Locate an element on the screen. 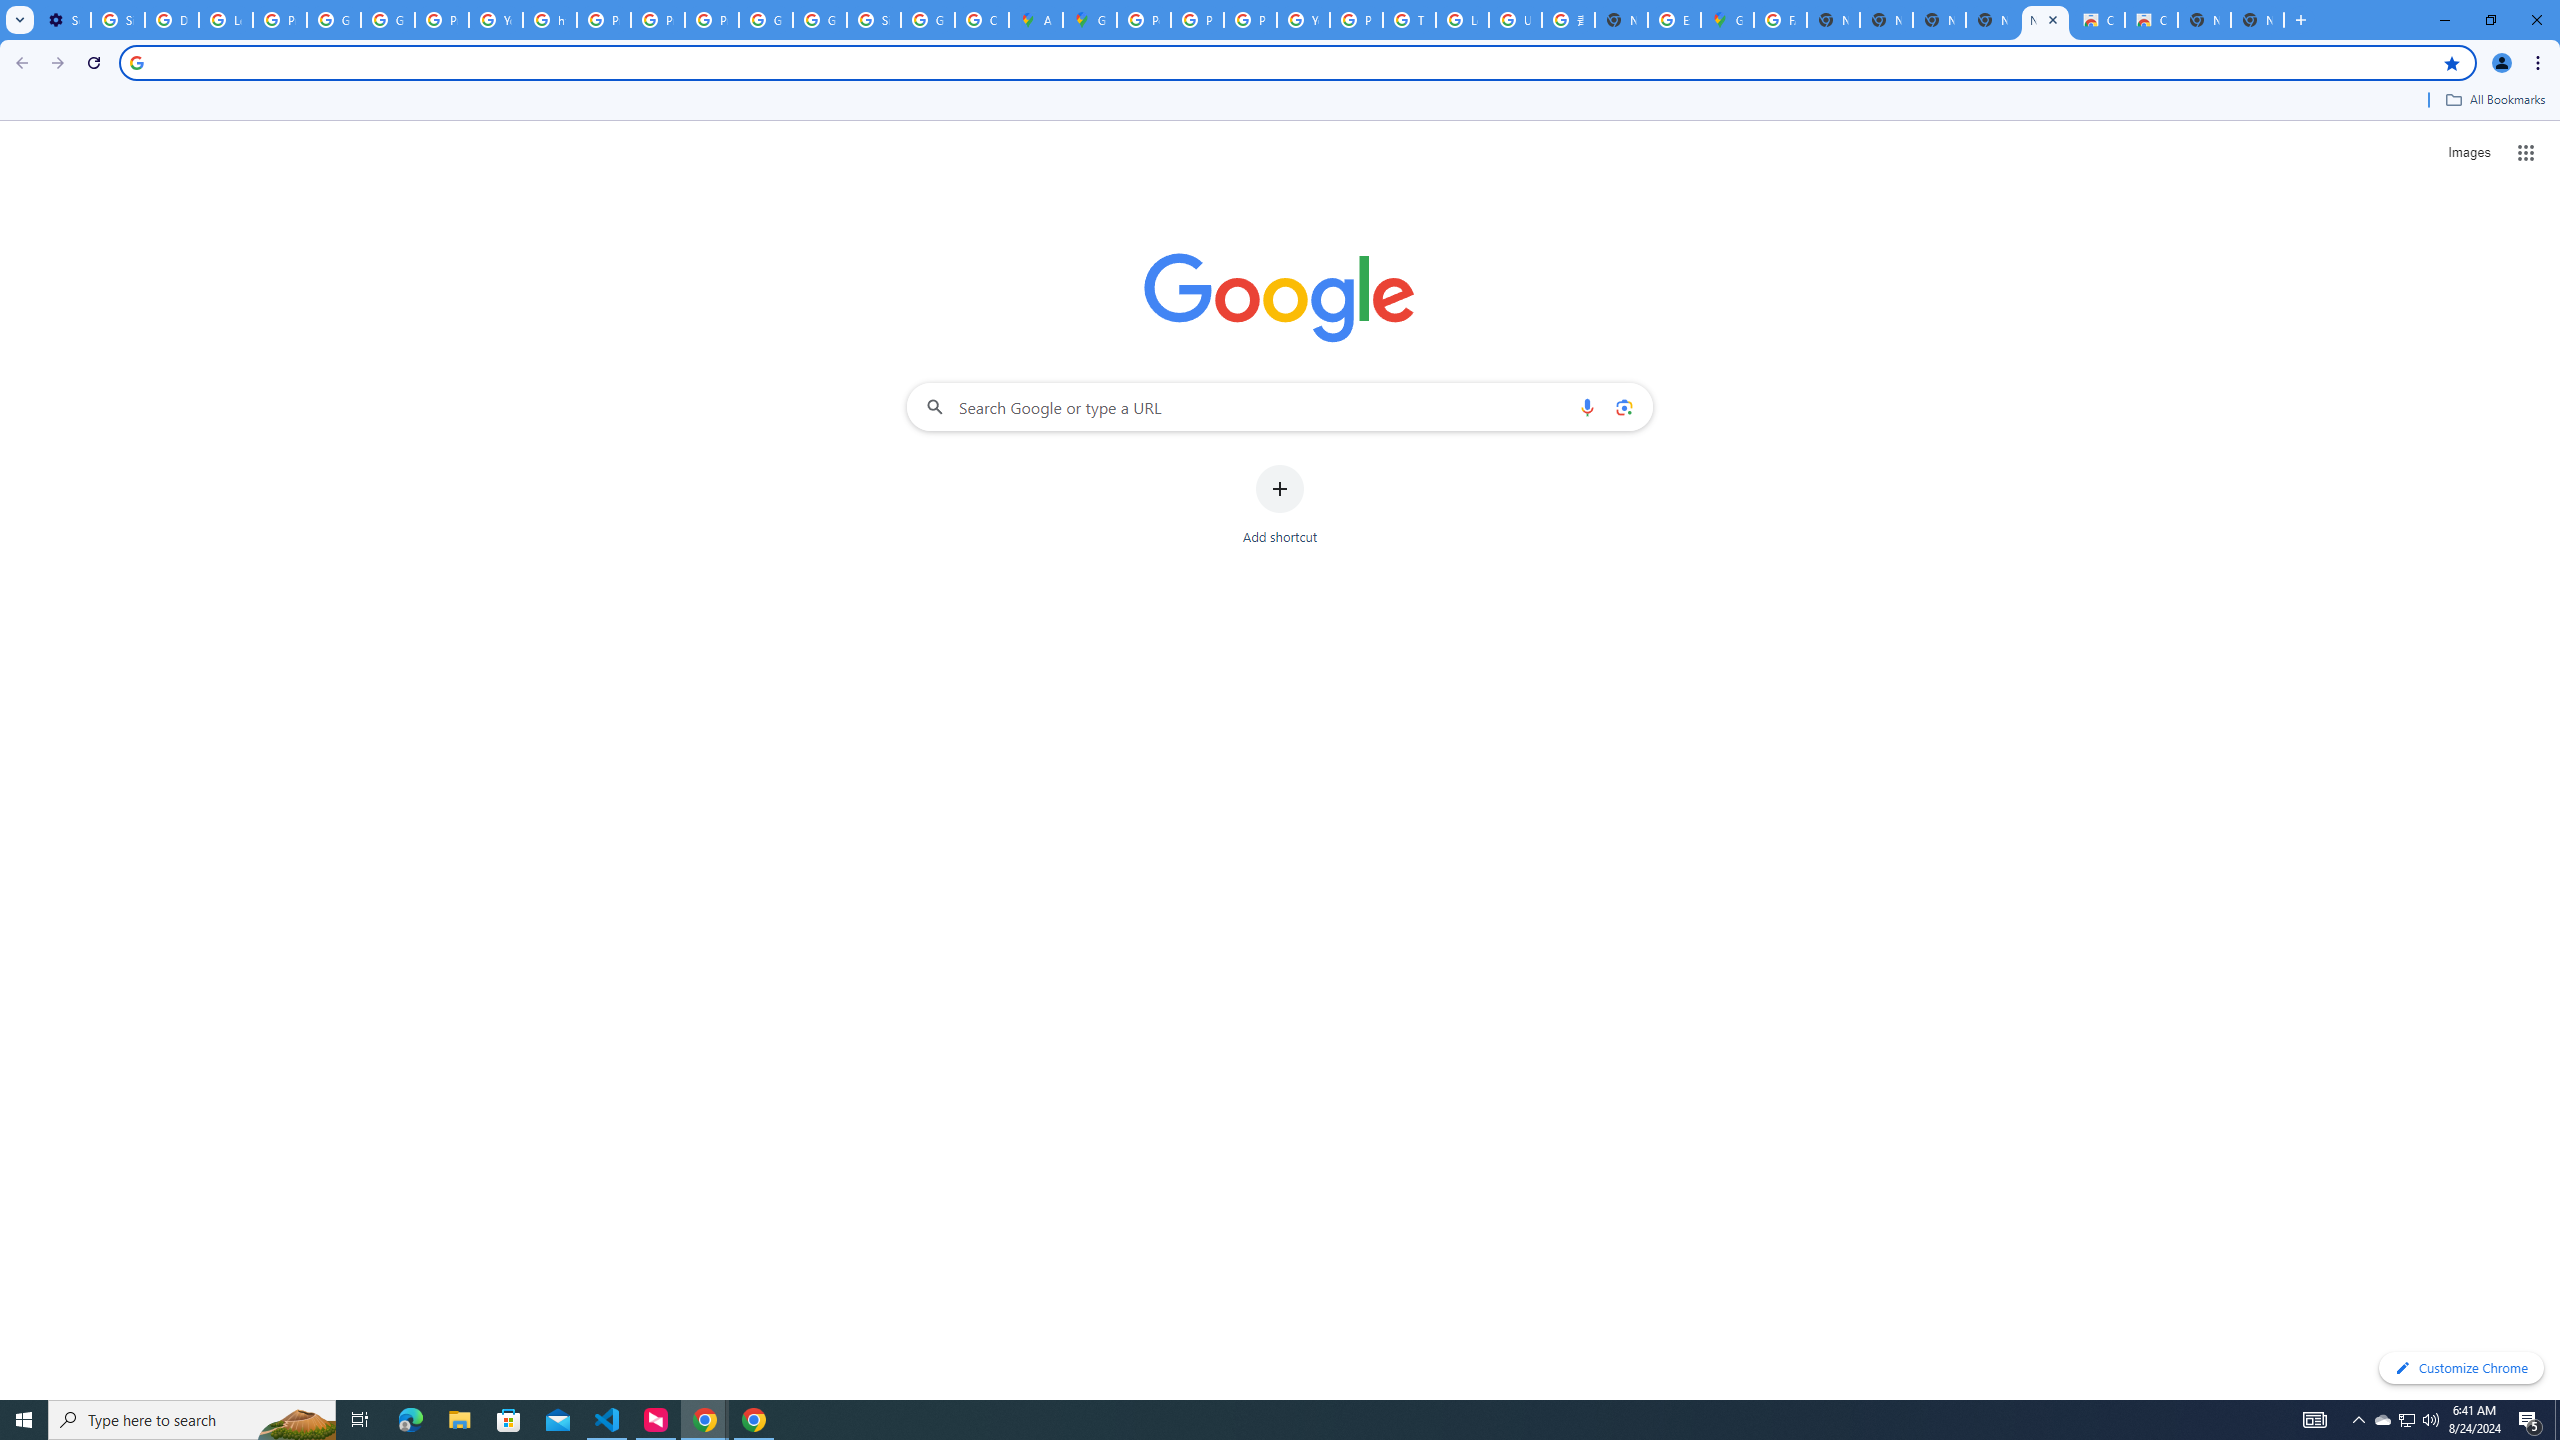 The width and height of the screenshot is (2560, 1440). 'Privacy Help Center - Policies Help' is located at coordinates (1250, 19).